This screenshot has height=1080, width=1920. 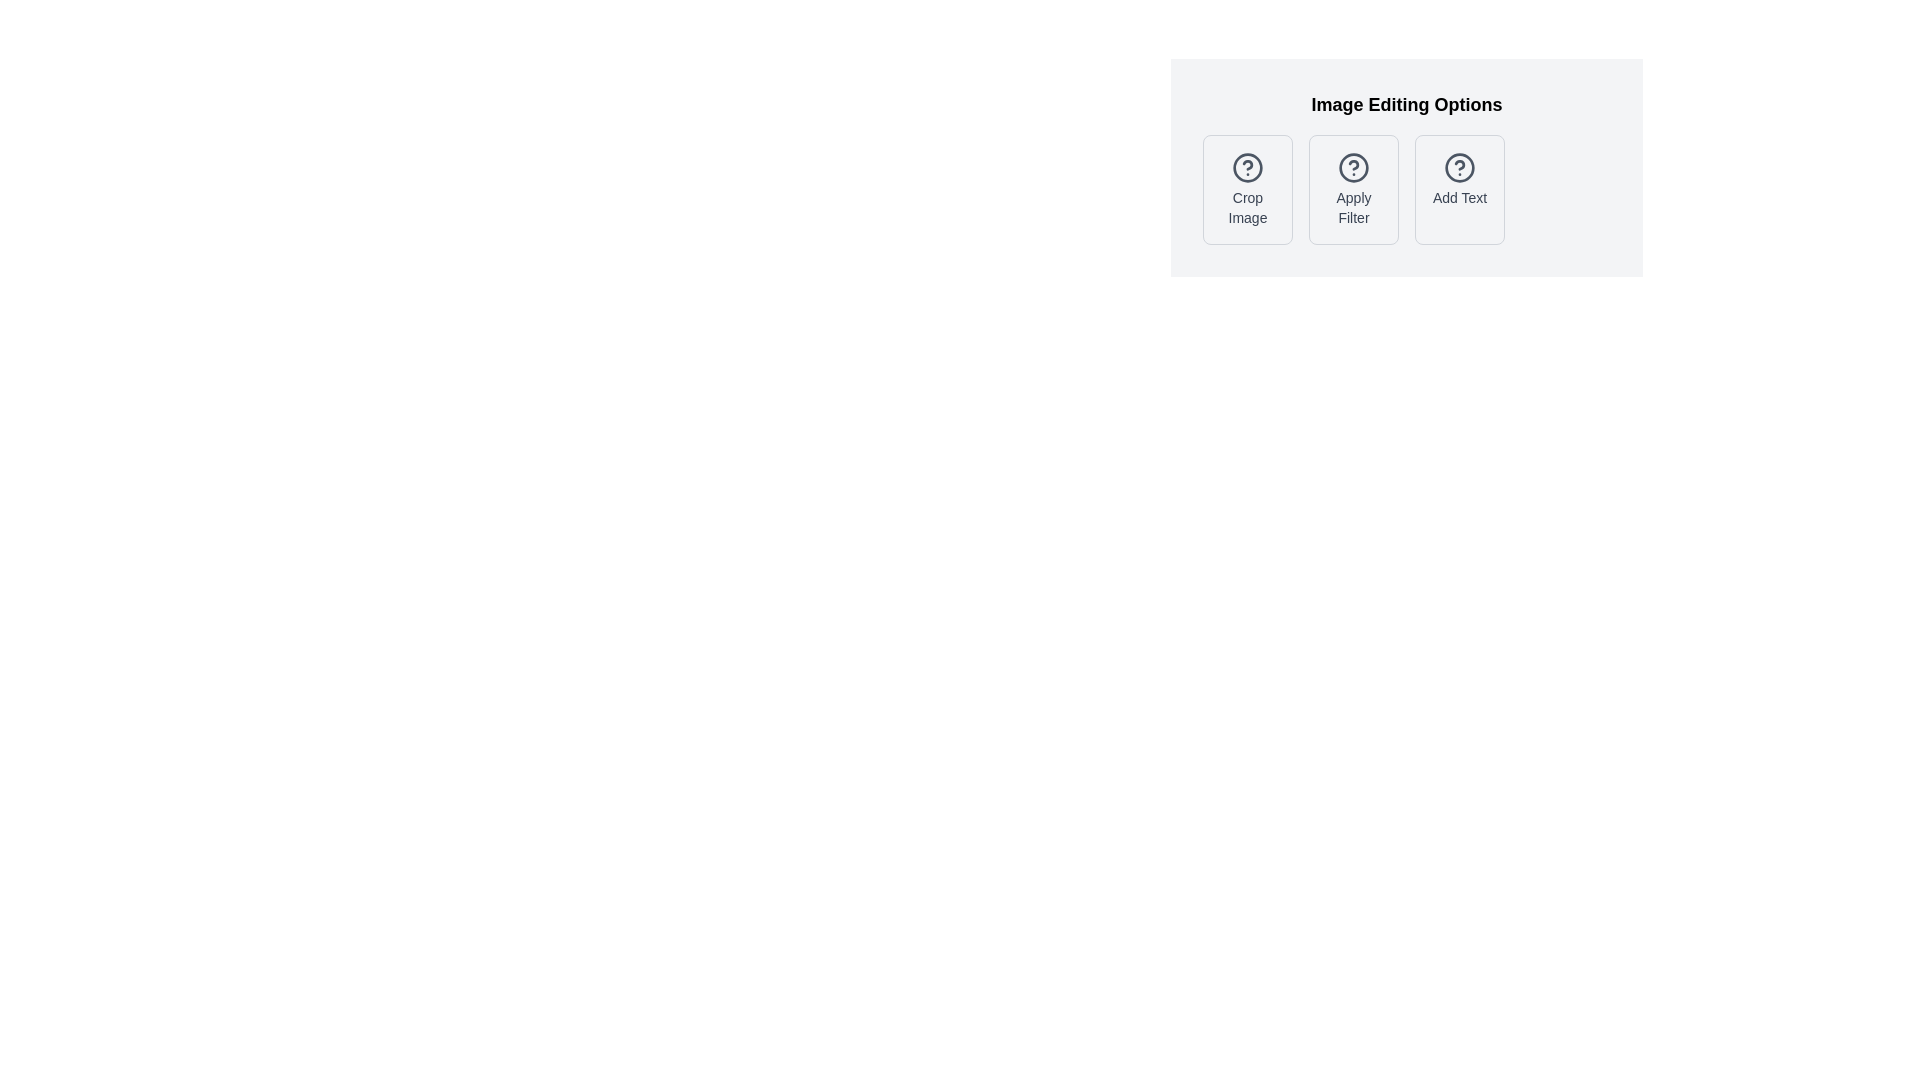 What do you see at coordinates (1353, 167) in the screenshot?
I see `the Icon that serves as a visual indicator for the Apply Filter button, located in the center-top portion of the button in the Image Editing Options section` at bounding box center [1353, 167].